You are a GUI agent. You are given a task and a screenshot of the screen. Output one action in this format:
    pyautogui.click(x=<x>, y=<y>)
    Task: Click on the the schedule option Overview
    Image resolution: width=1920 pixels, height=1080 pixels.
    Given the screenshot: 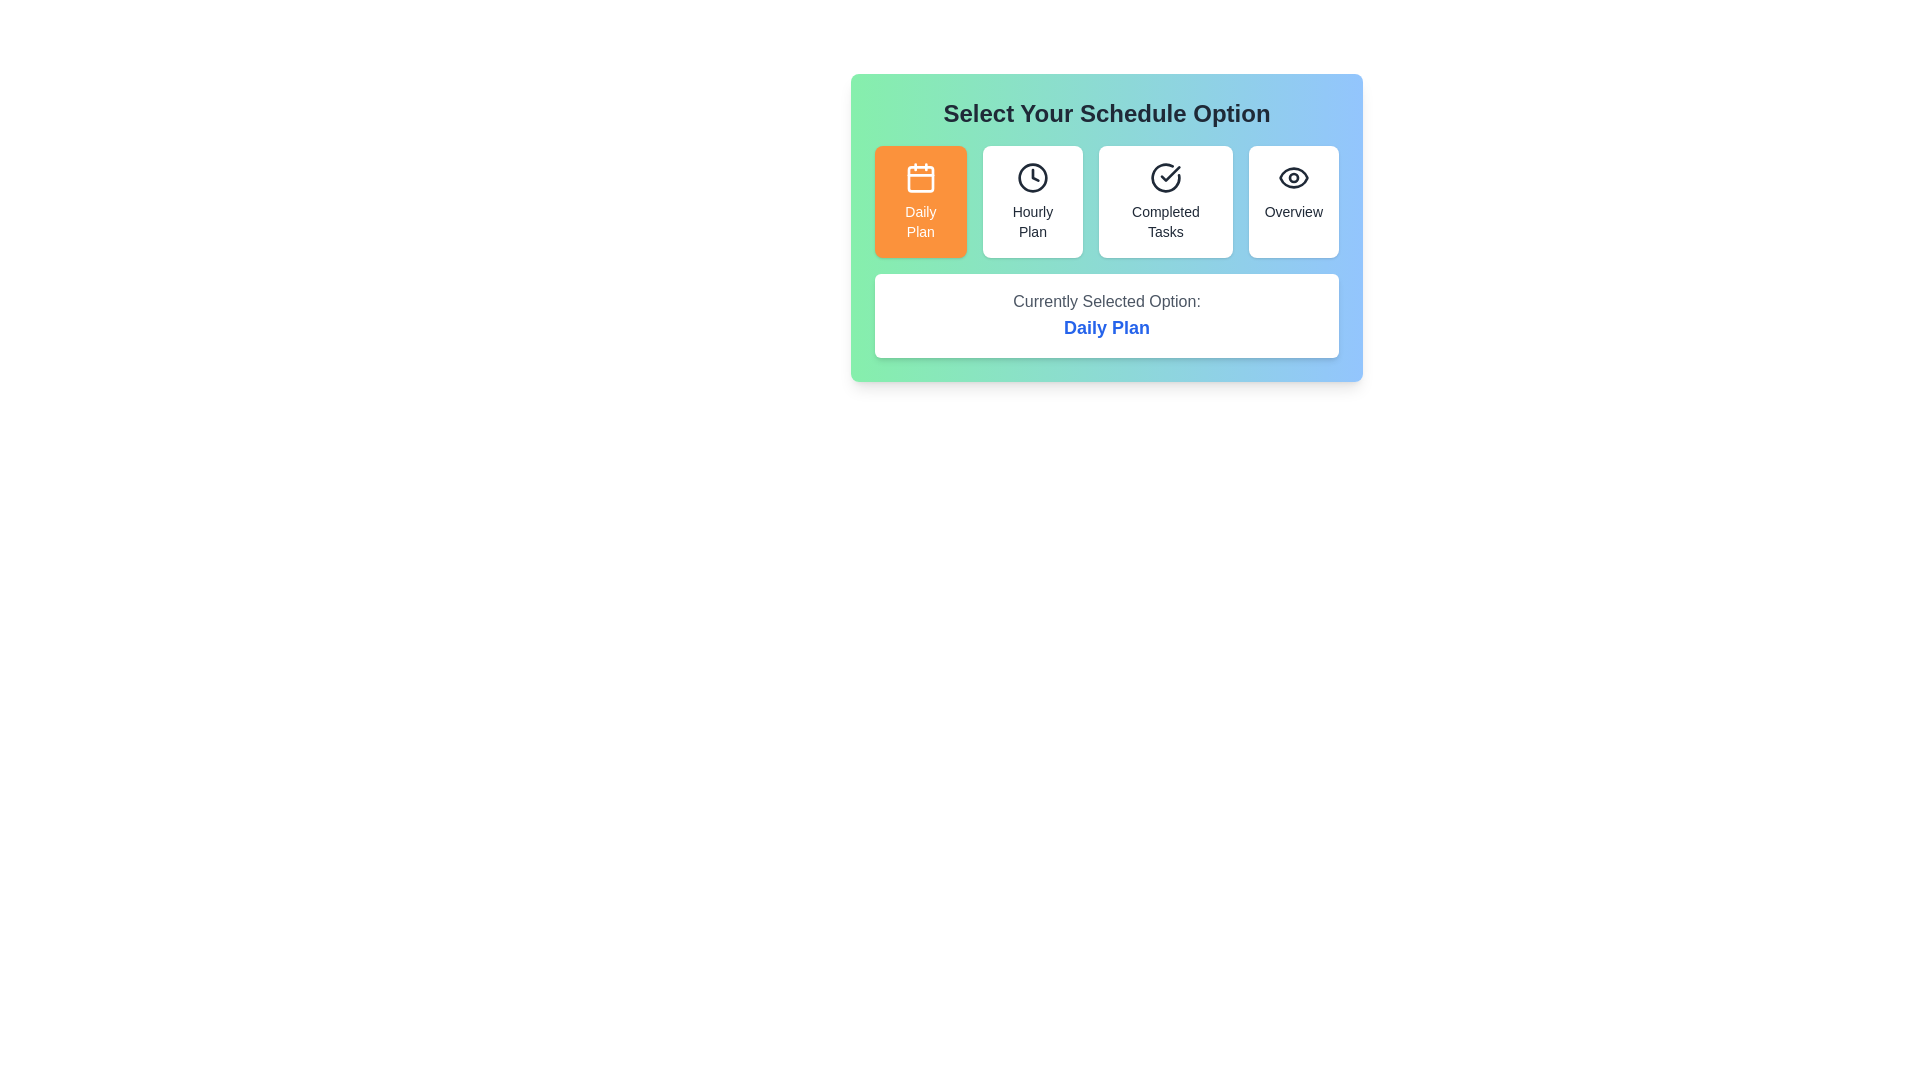 What is the action you would take?
    pyautogui.click(x=1293, y=201)
    